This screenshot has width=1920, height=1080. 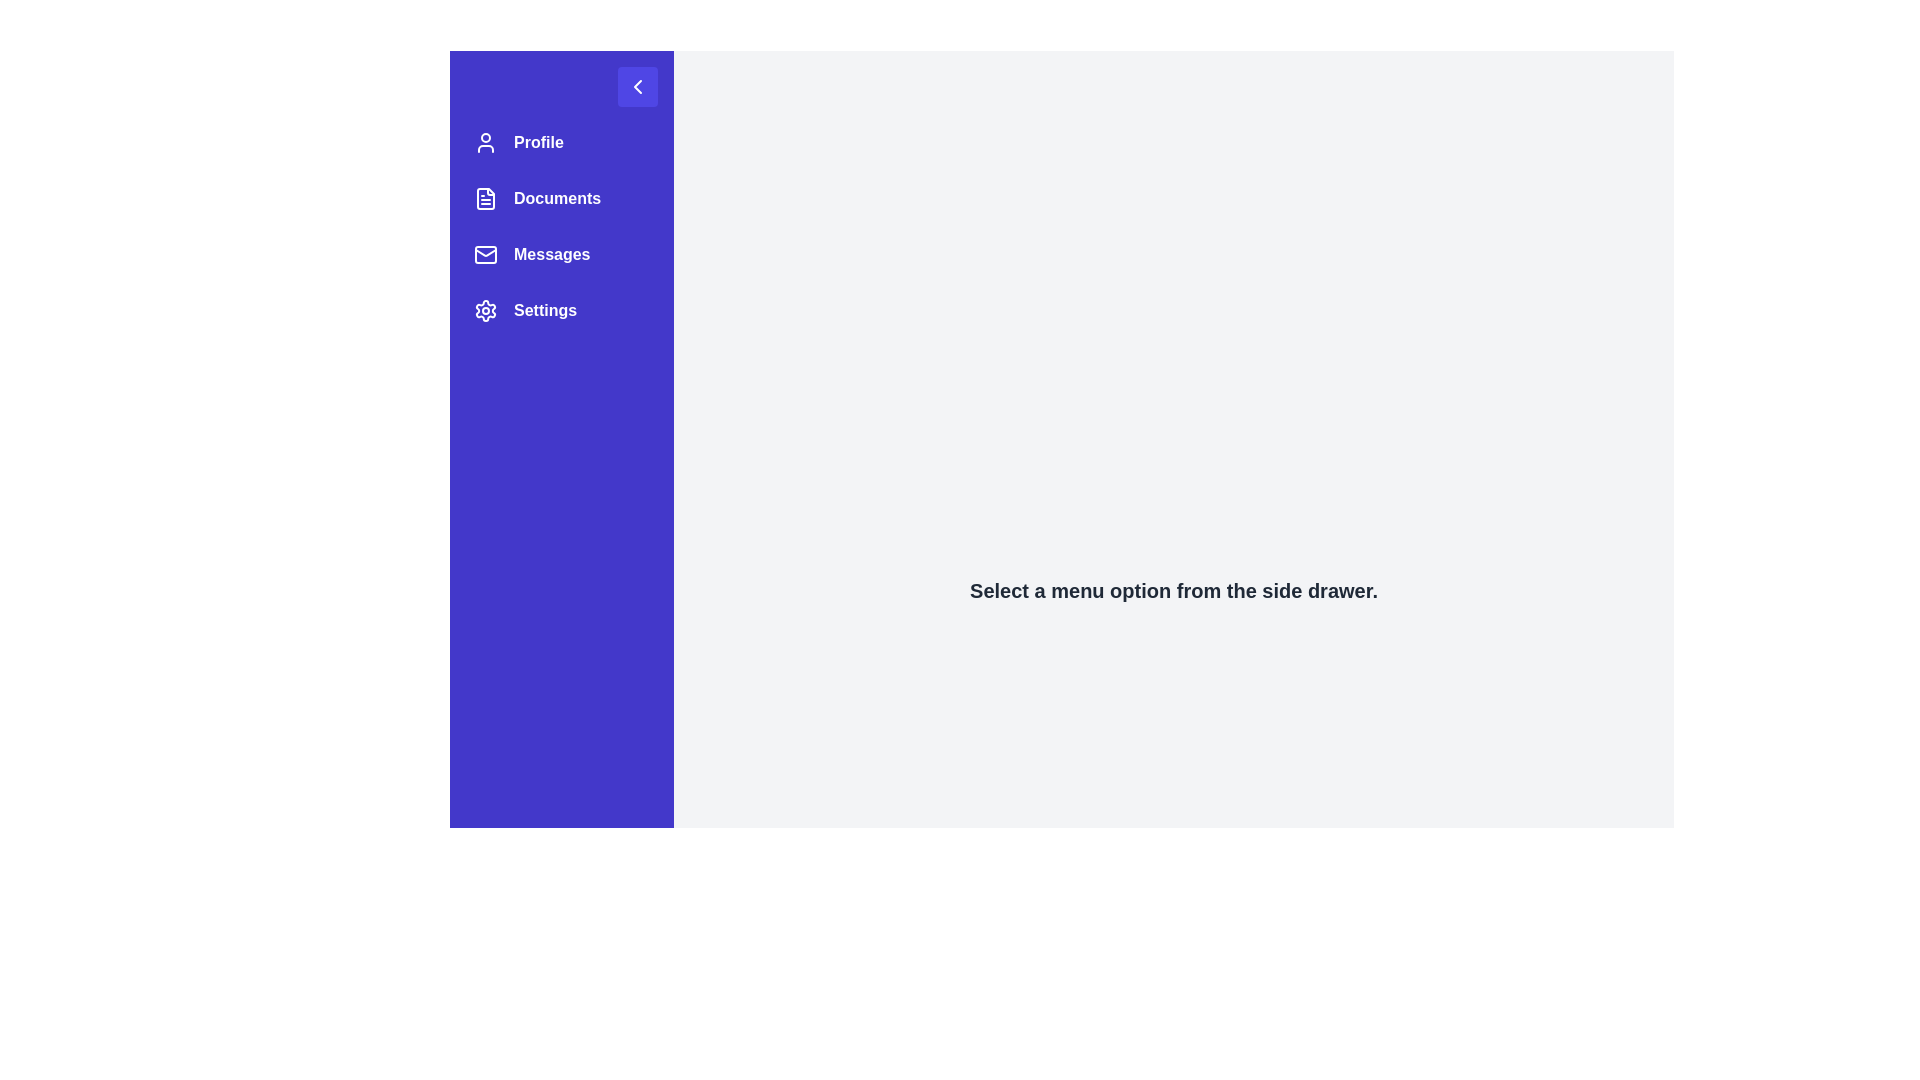 What do you see at coordinates (485, 311) in the screenshot?
I see `the cog icon in the navigation menu` at bounding box center [485, 311].